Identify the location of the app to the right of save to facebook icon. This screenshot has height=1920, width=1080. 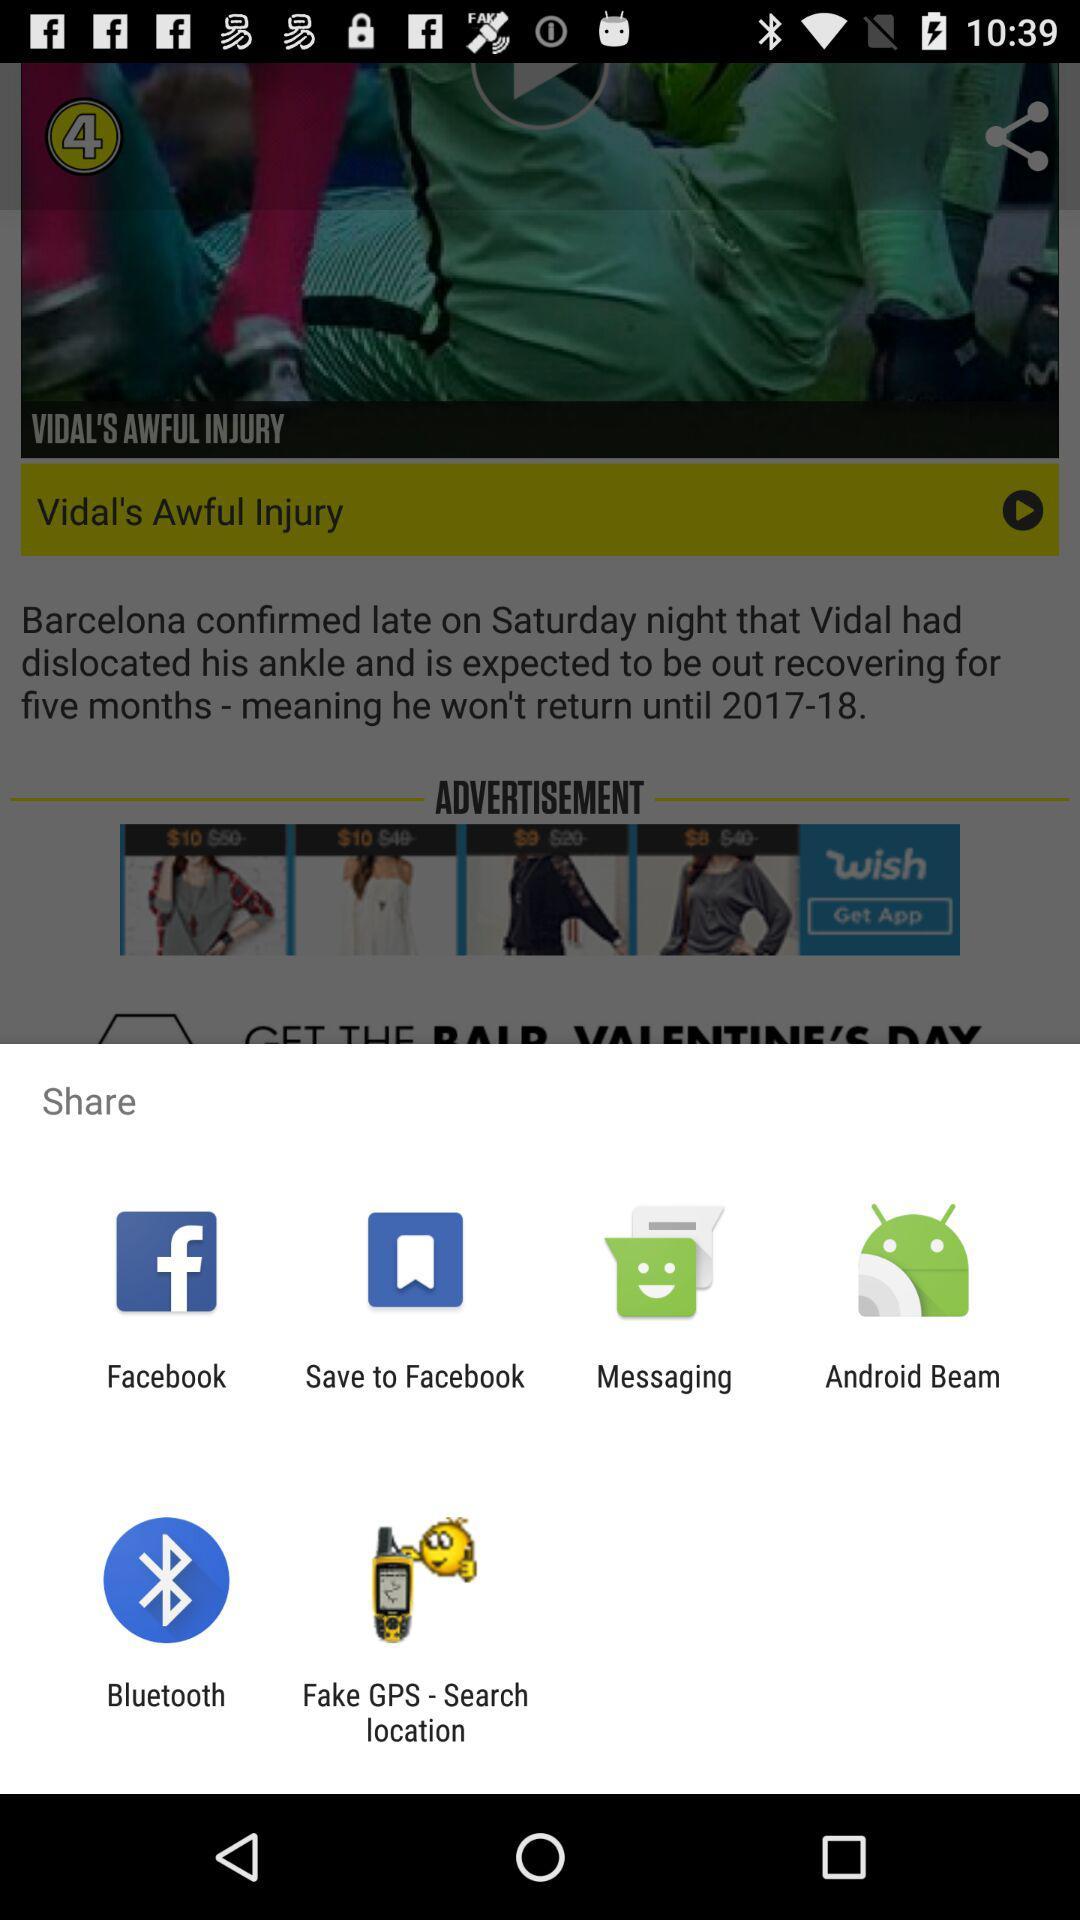
(664, 1392).